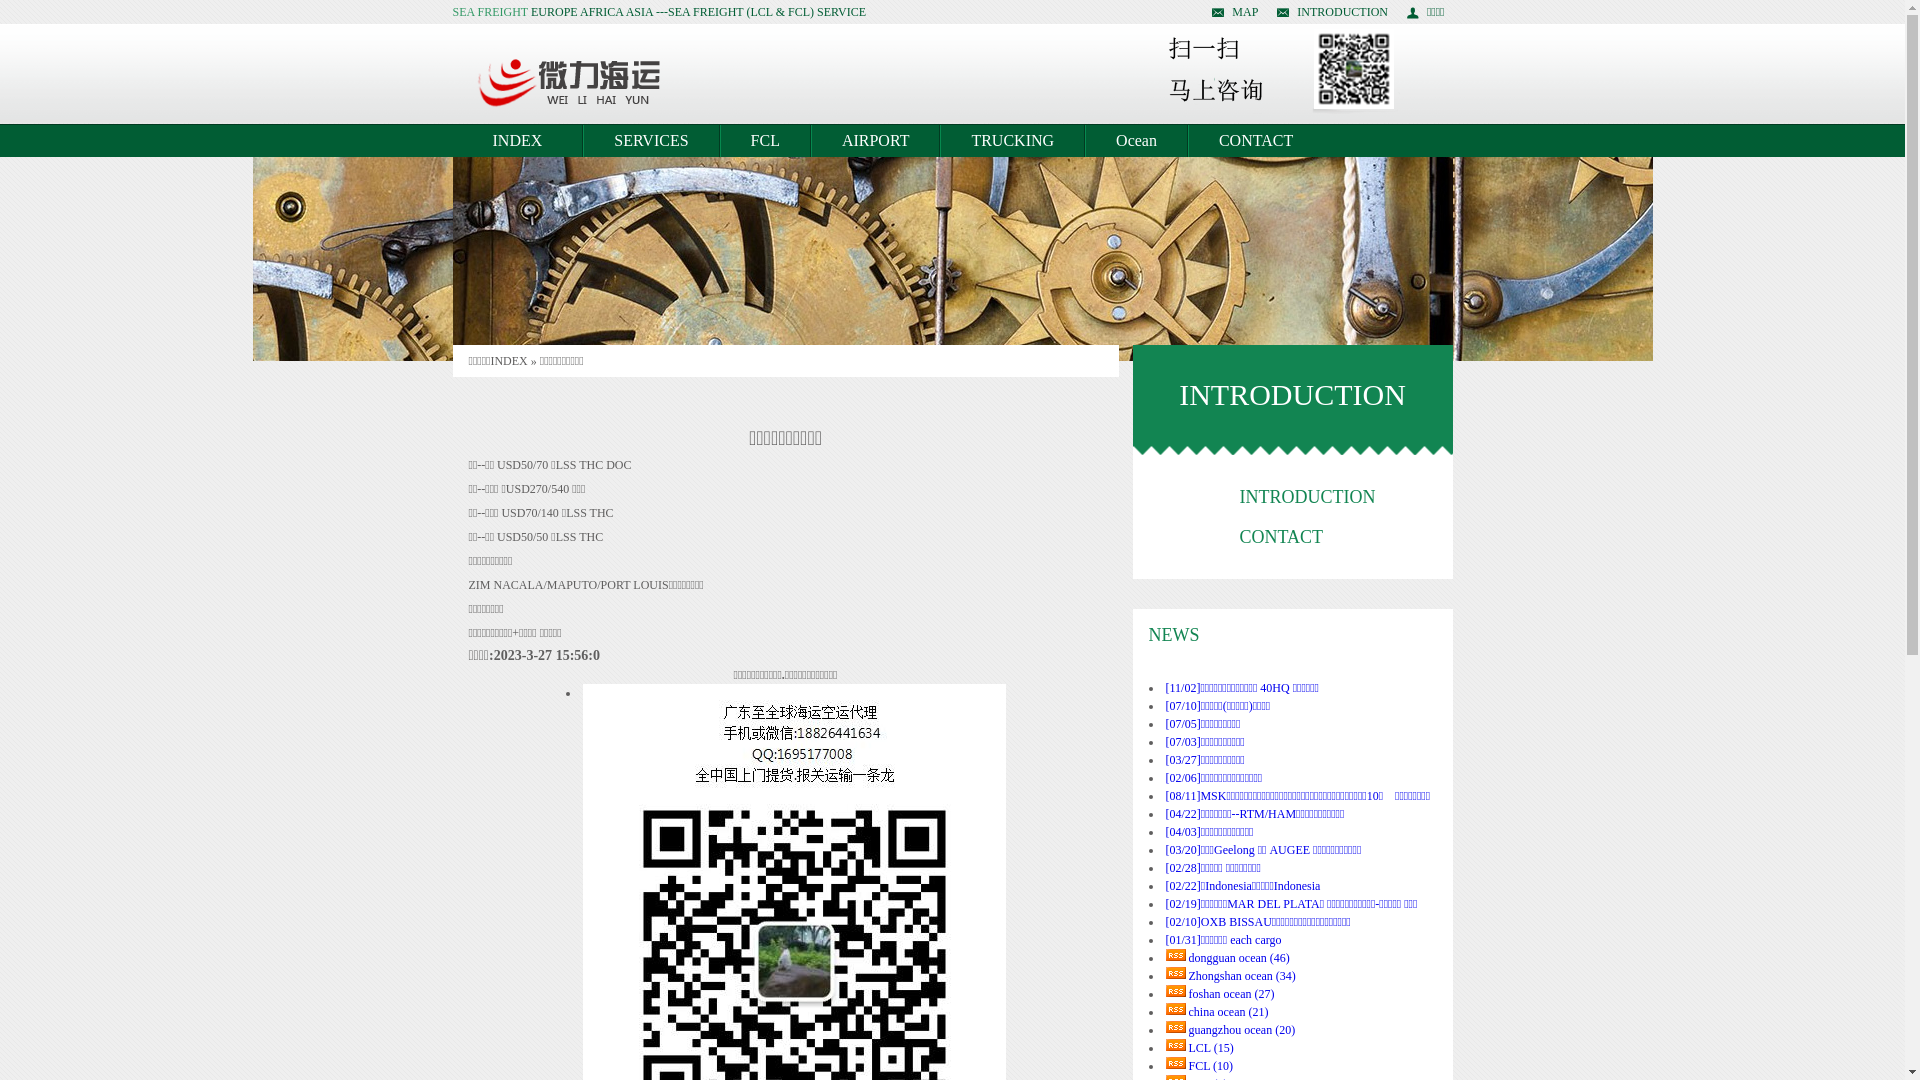 This screenshot has height=1080, width=1920. Describe the element at coordinates (876, 140) in the screenshot. I see `'AIRPORT'` at that location.